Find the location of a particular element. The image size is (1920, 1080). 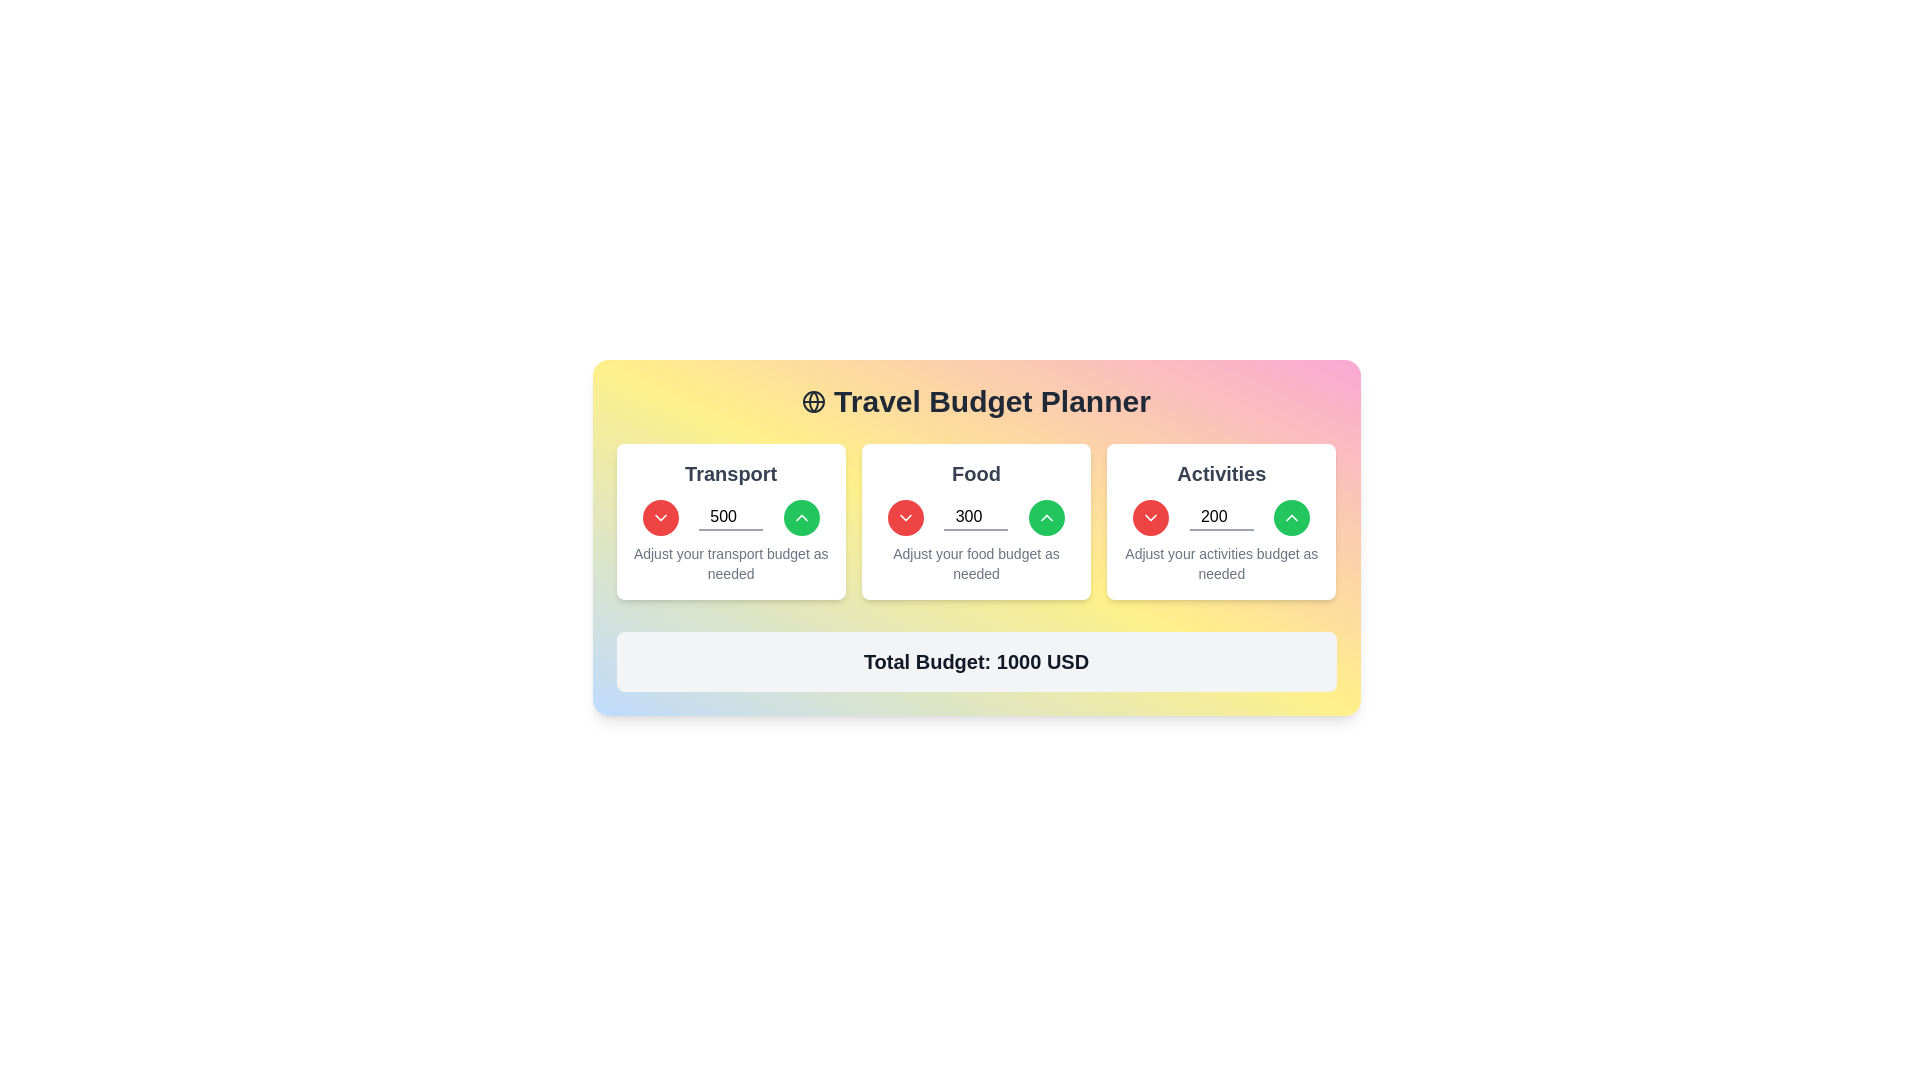

to select the numeric value in the central text input field within the 'Food' card is located at coordinates (976, 516).